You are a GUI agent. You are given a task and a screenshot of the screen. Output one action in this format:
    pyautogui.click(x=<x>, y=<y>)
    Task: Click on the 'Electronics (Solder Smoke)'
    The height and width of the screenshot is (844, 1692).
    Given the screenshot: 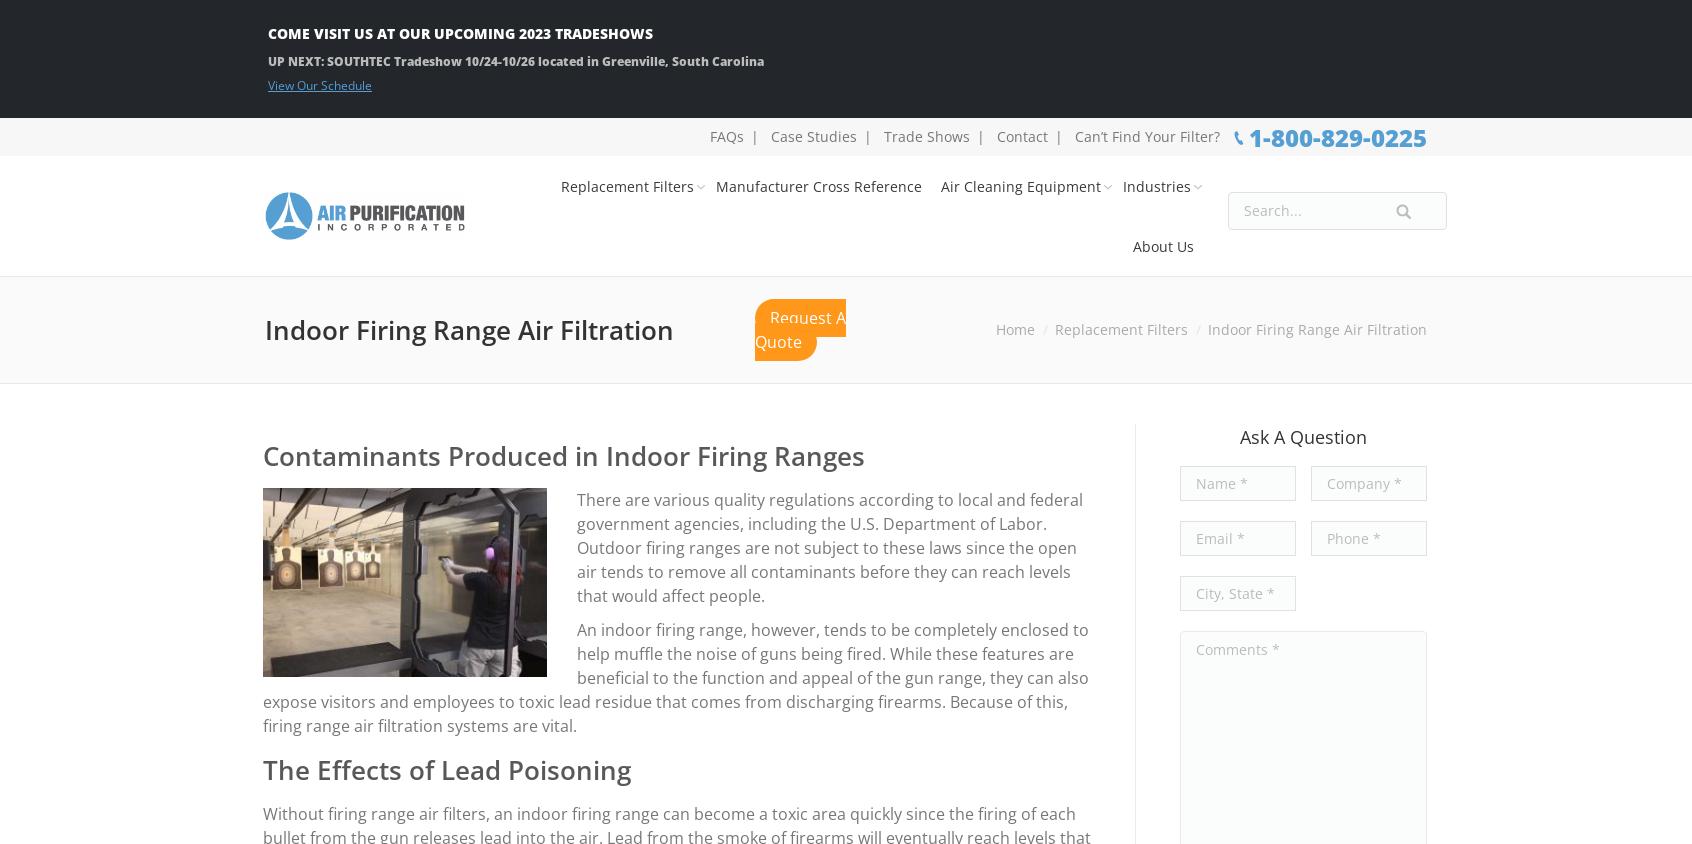 What is the action you would take?
    pyautogui.click(x=1140, y=386)
    